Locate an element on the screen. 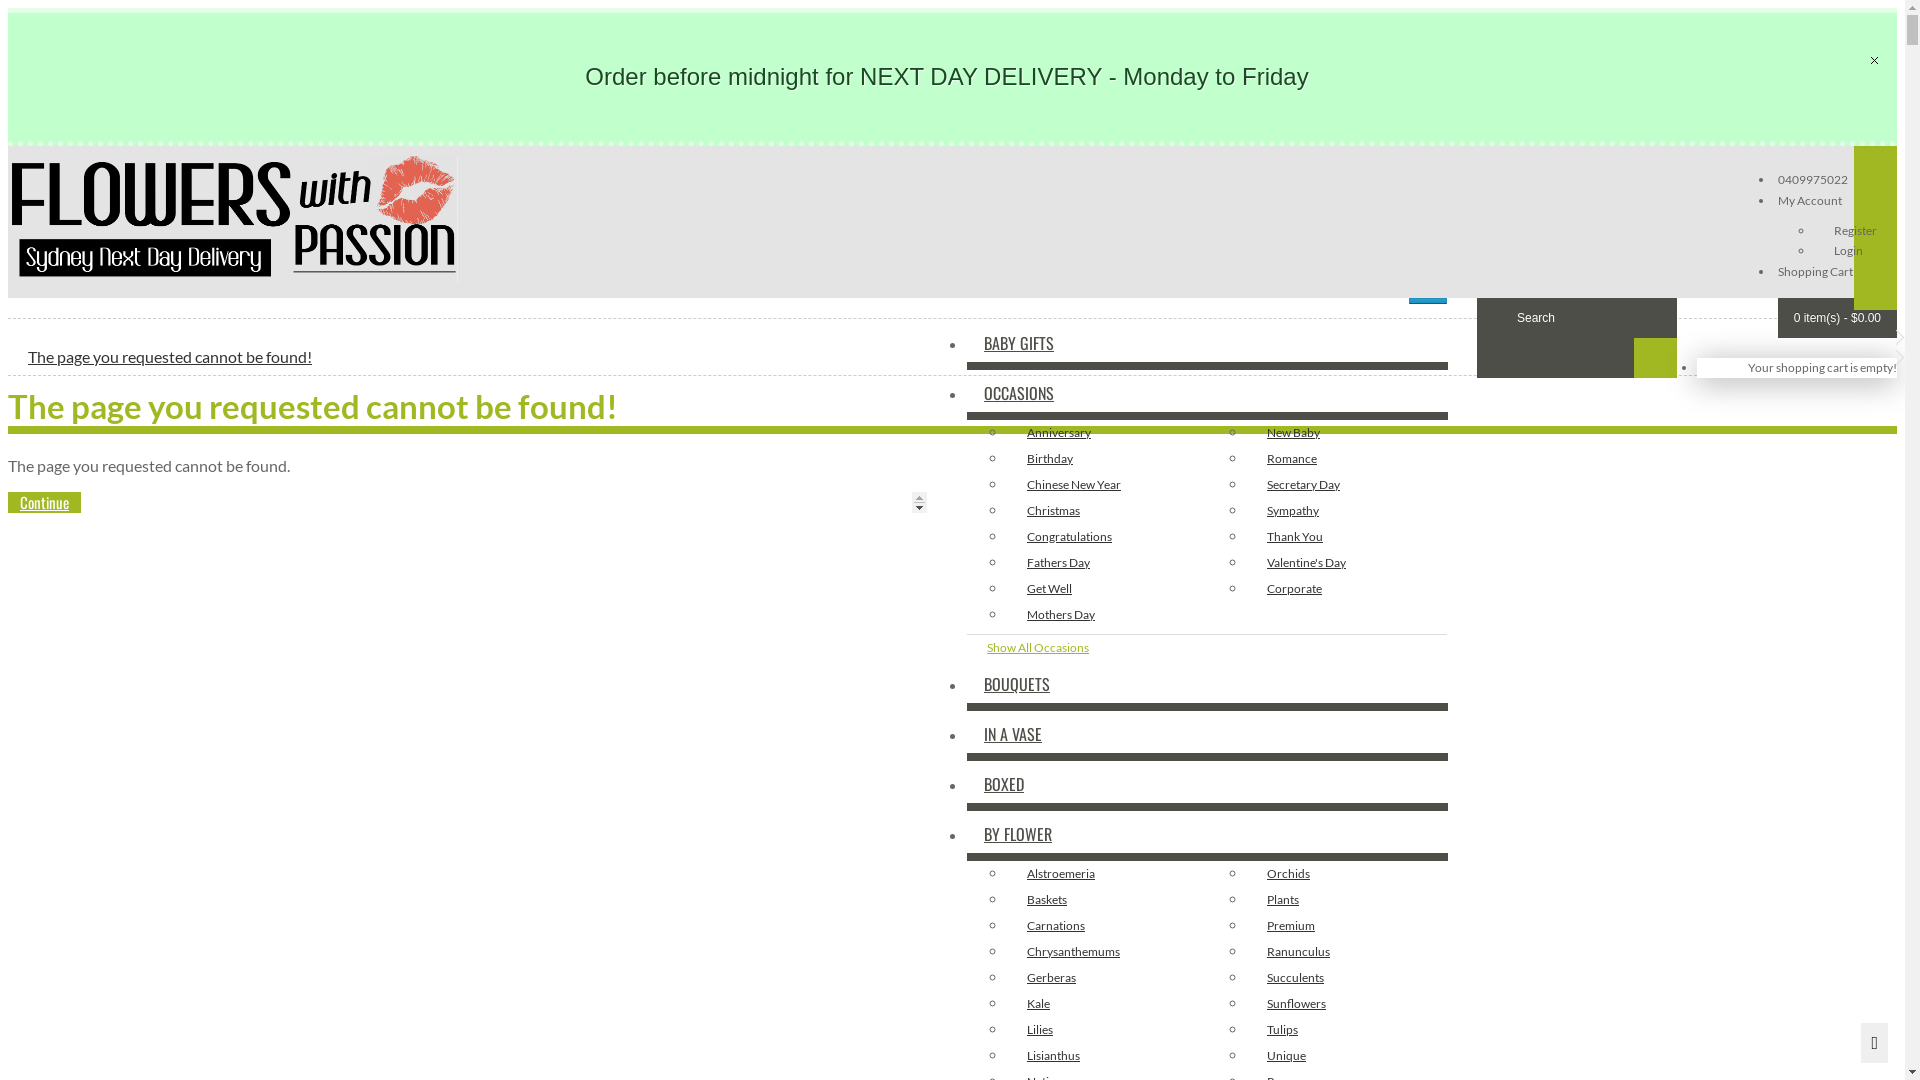  'Flowers With Passion (ABN 39694061234) ' is located at coordinates (233, 219).